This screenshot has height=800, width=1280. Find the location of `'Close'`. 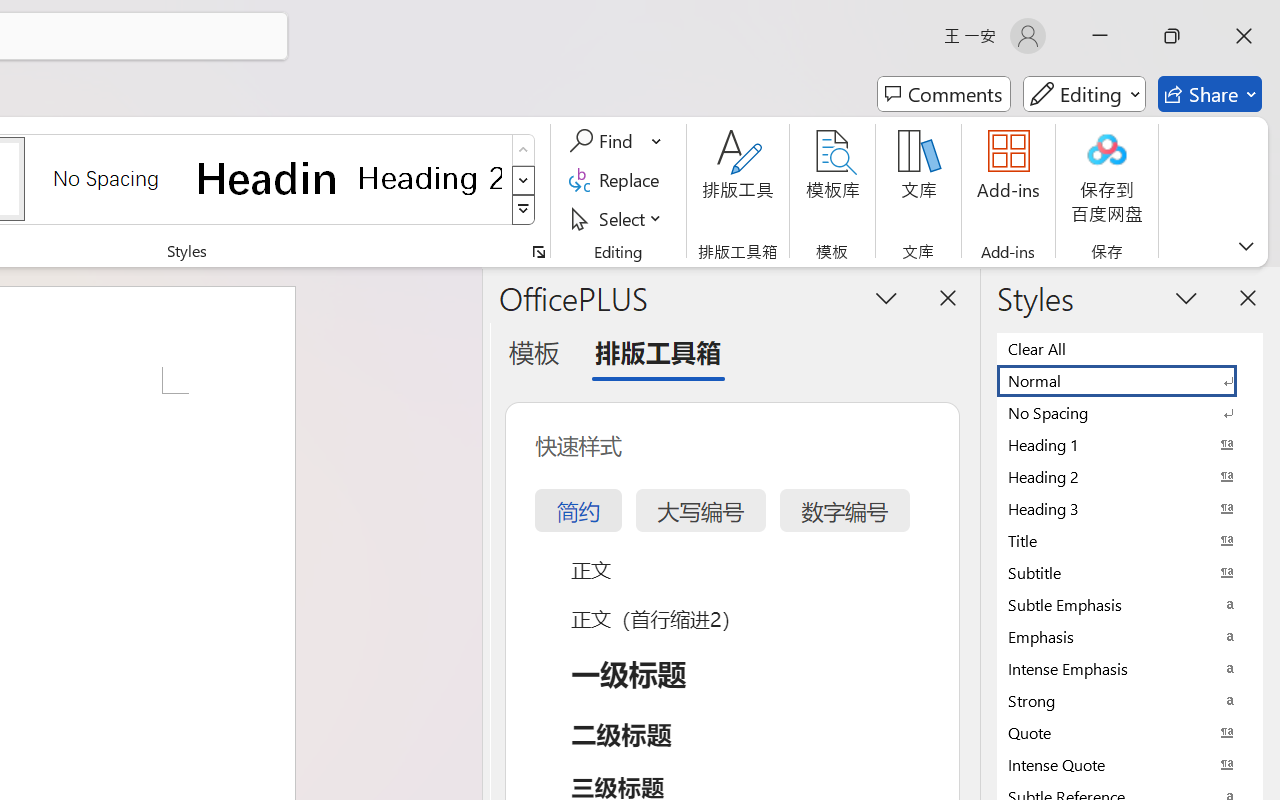

'Close' is located at coordinates (1243, 35).